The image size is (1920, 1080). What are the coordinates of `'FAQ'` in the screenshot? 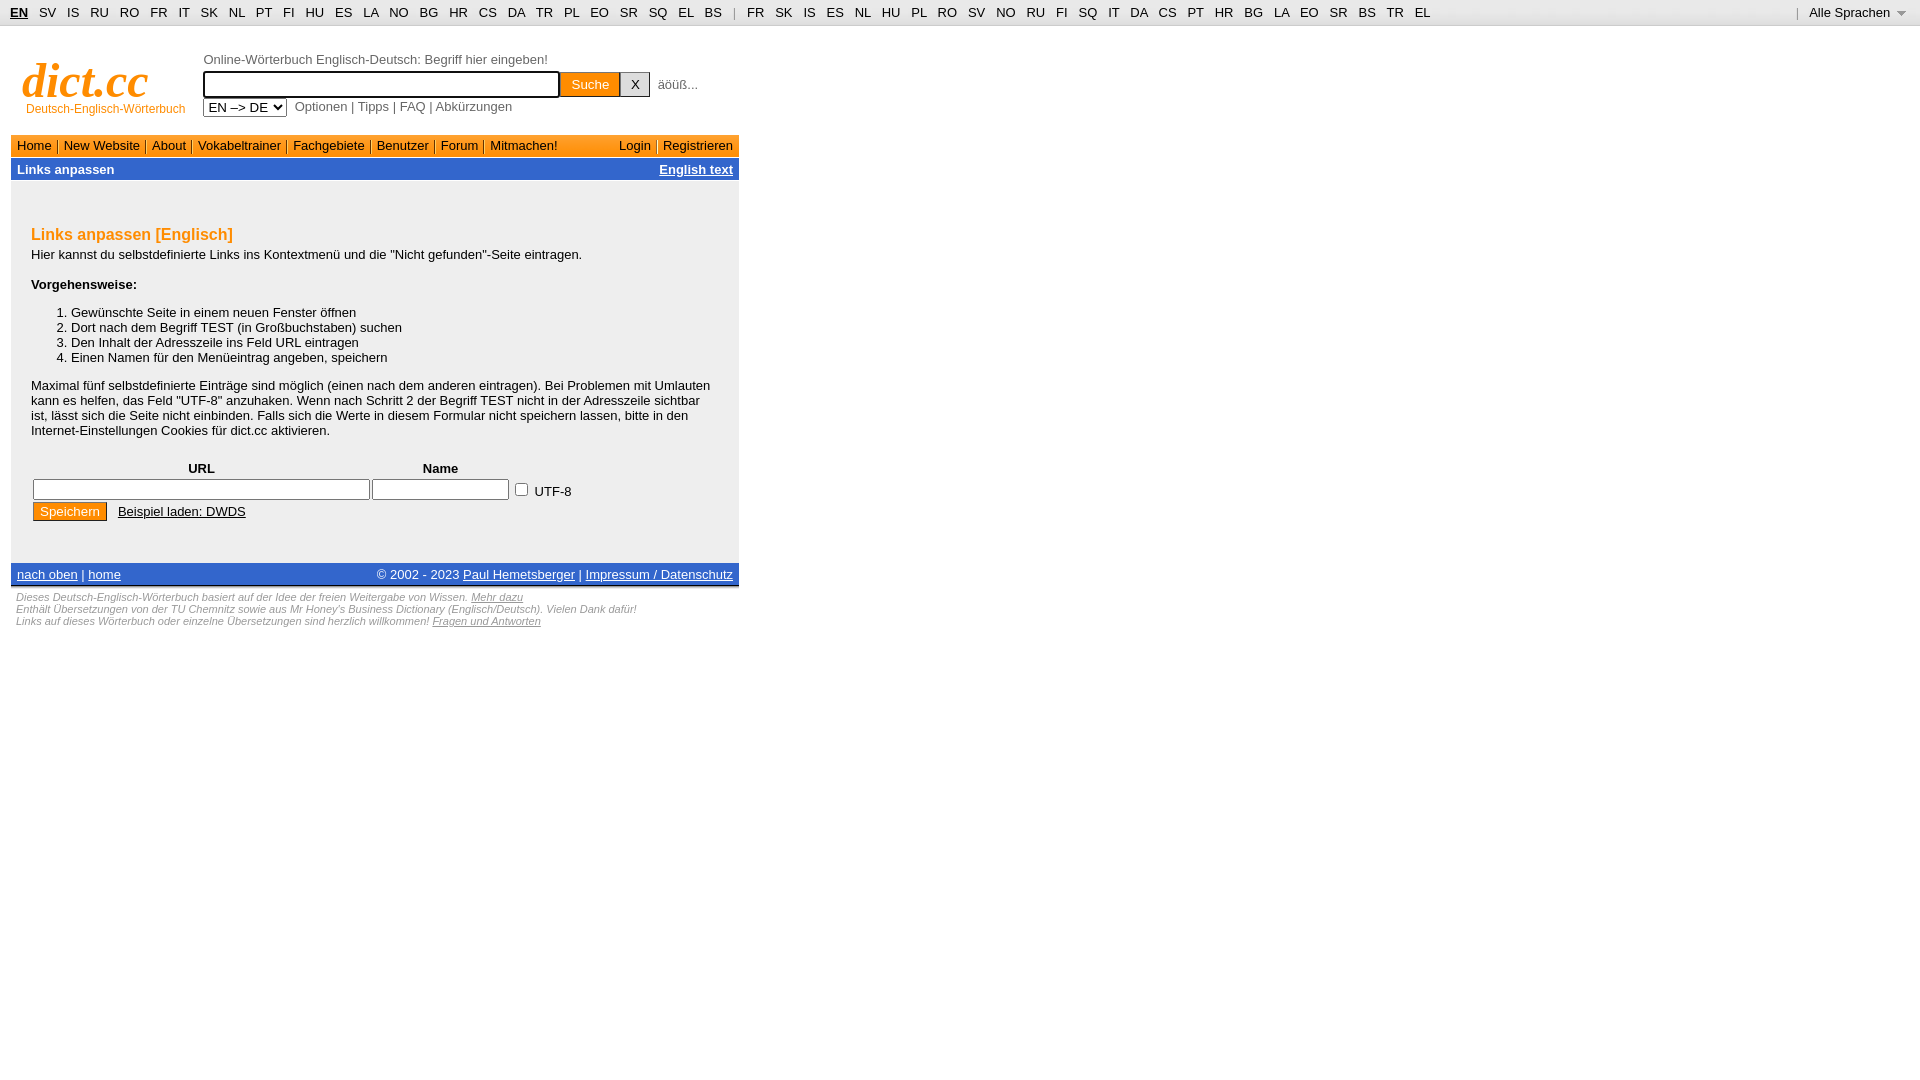 It's located at (399, 106).